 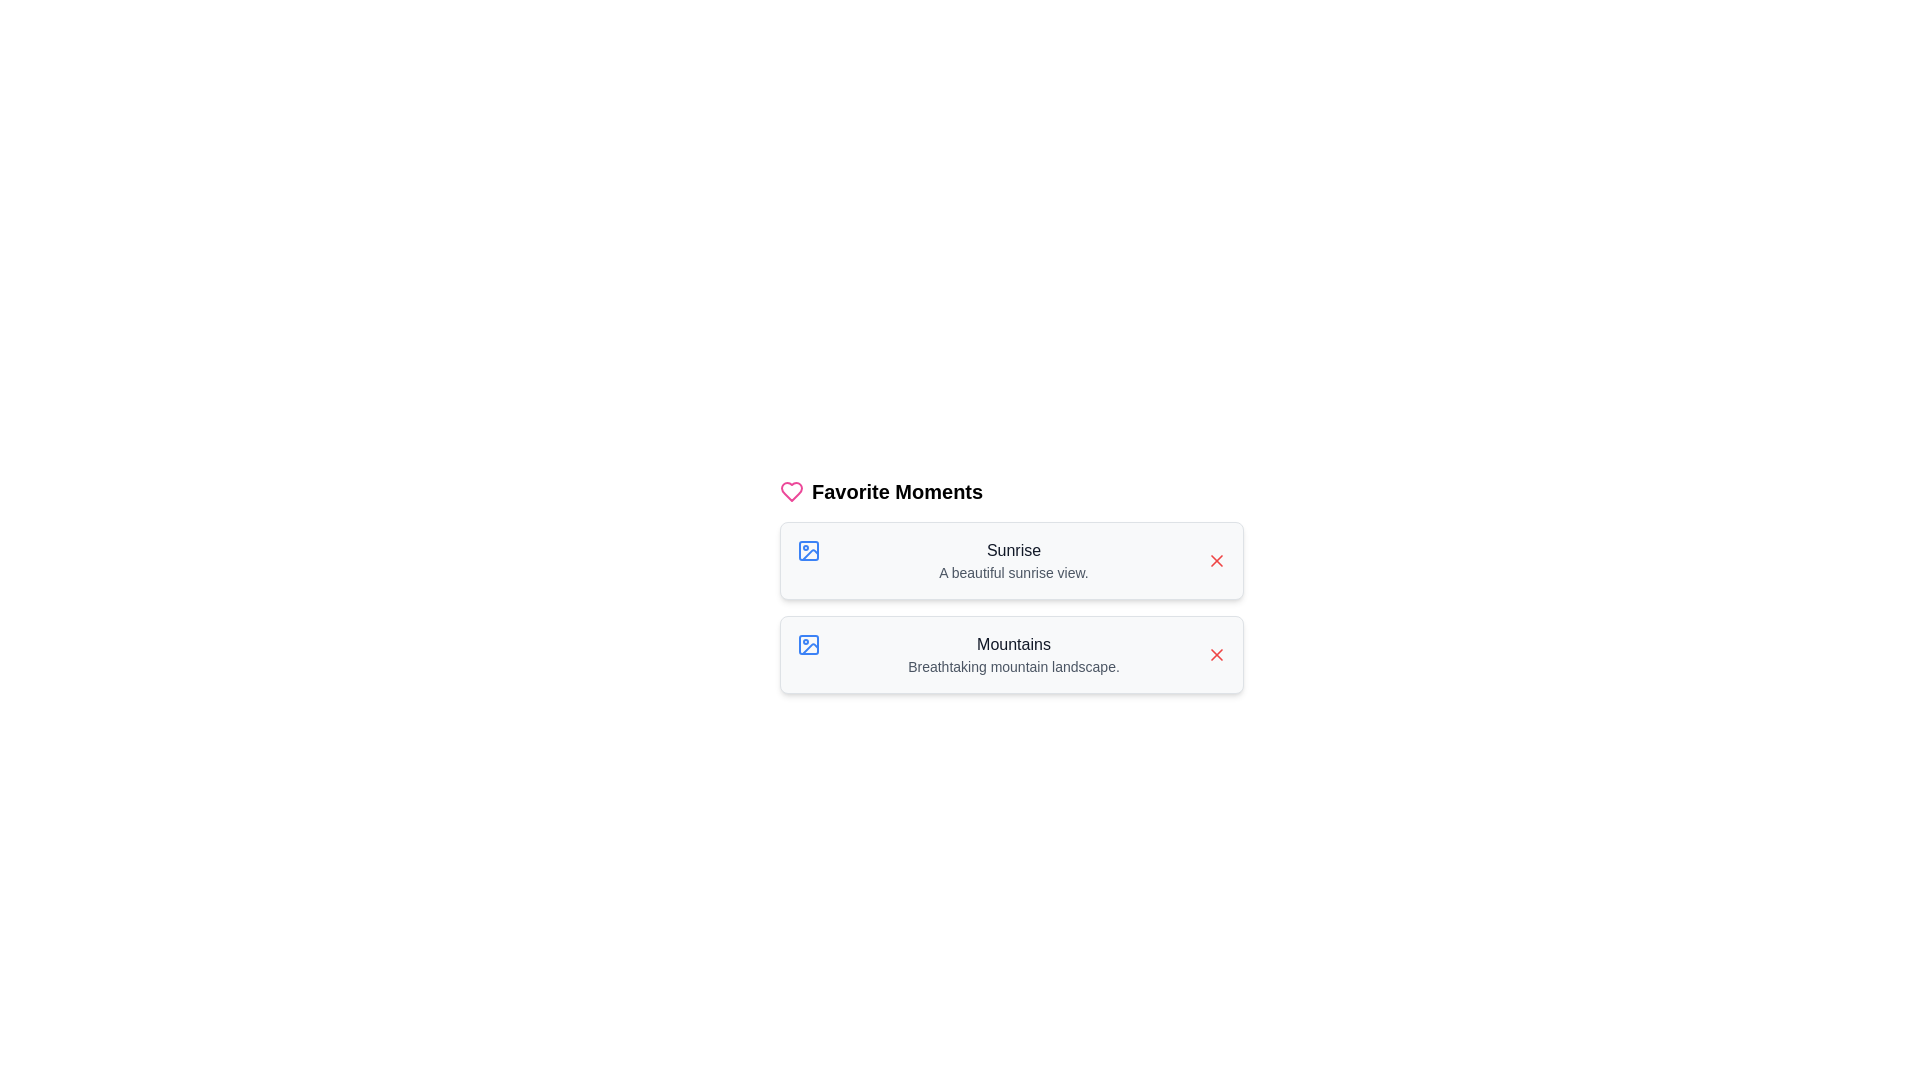 I want to click on the remove button for the item Sunrise, so click(x=1216, y=560).